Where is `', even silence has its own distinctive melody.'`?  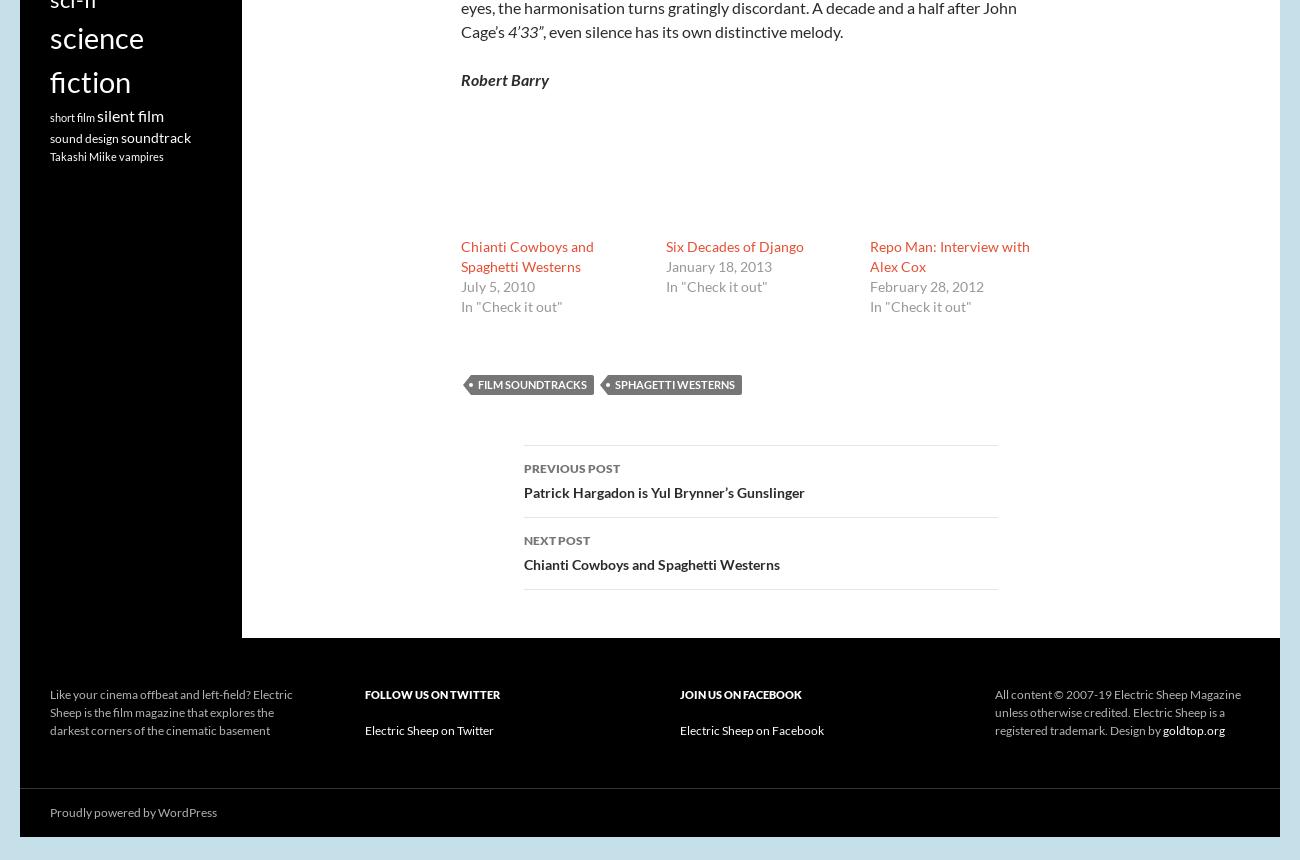 ', even silence has its own distinctive melody.' is located at coordinates (692, 31).